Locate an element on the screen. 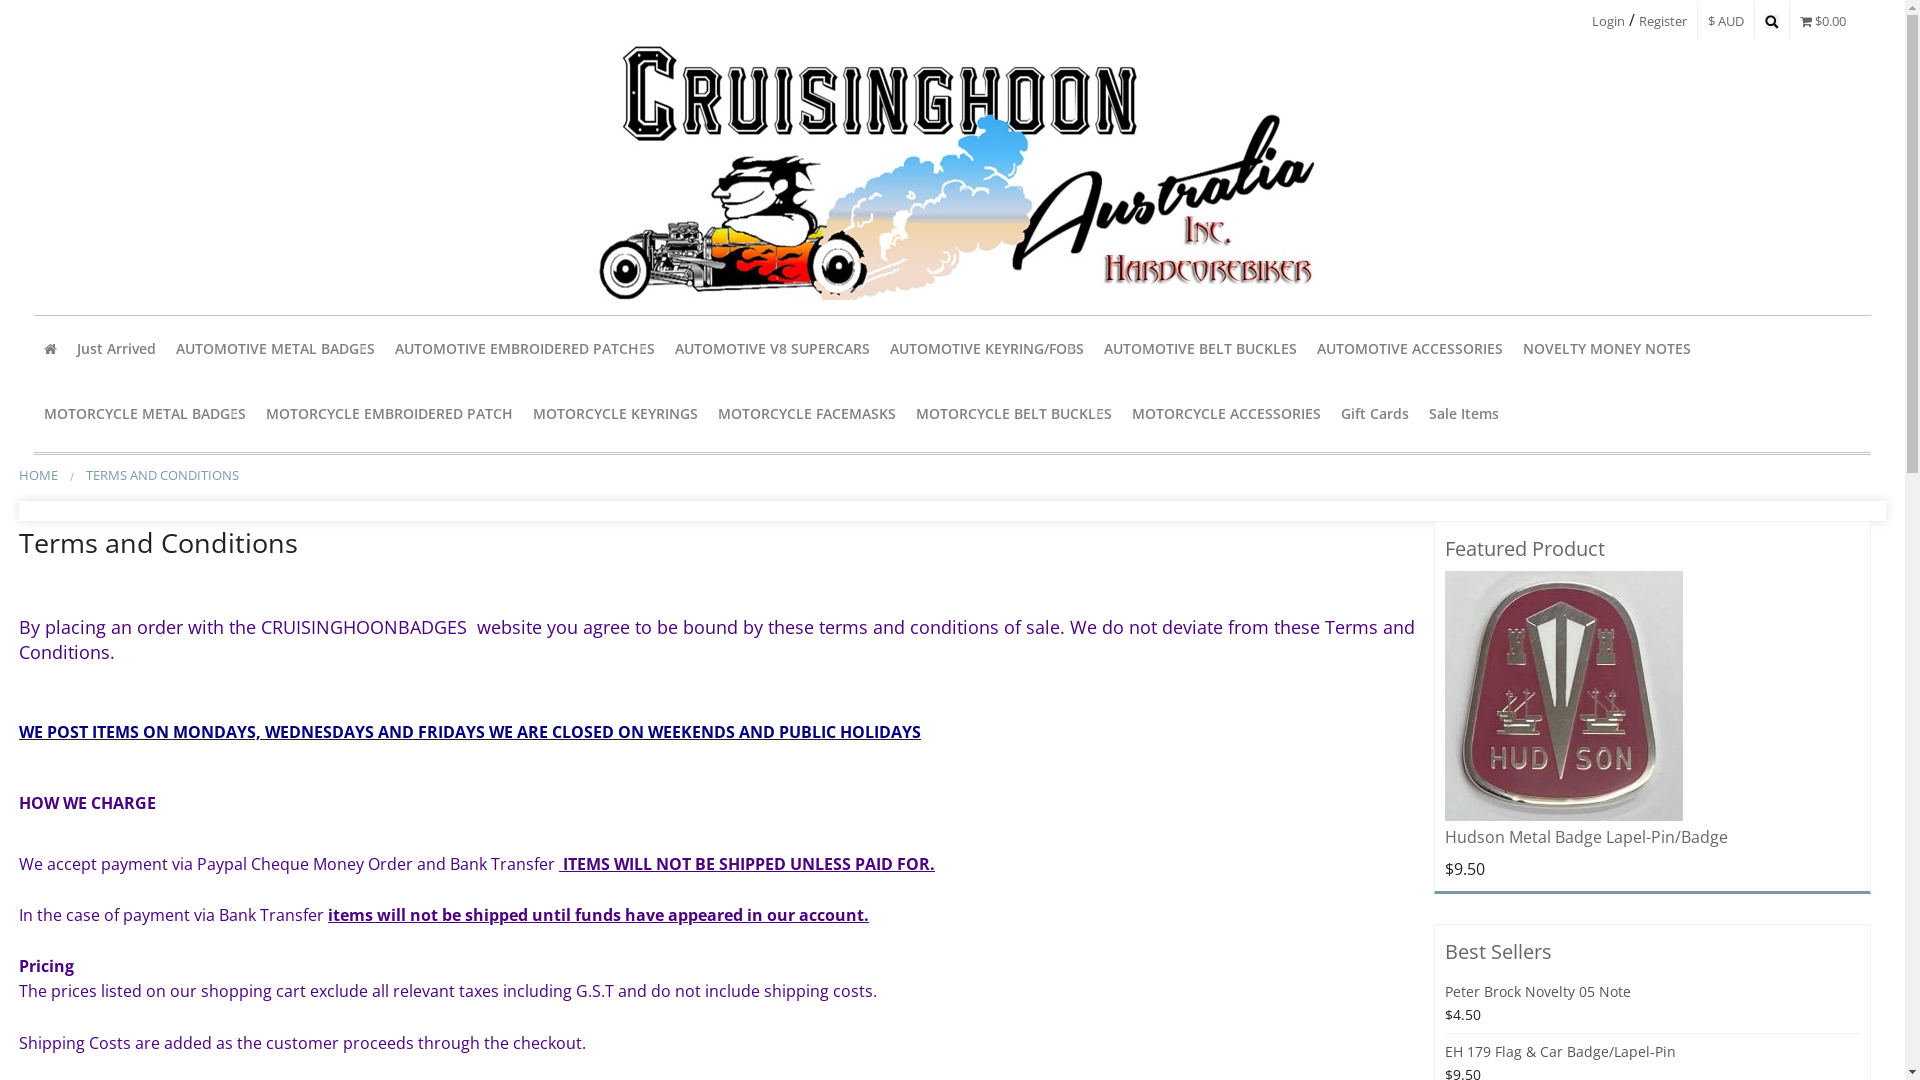 Image resolution: width=1920 pixels, height=1080 pixels. 'MOTORCYCLE KEYRINGS' is located at coordinates (523, 412).